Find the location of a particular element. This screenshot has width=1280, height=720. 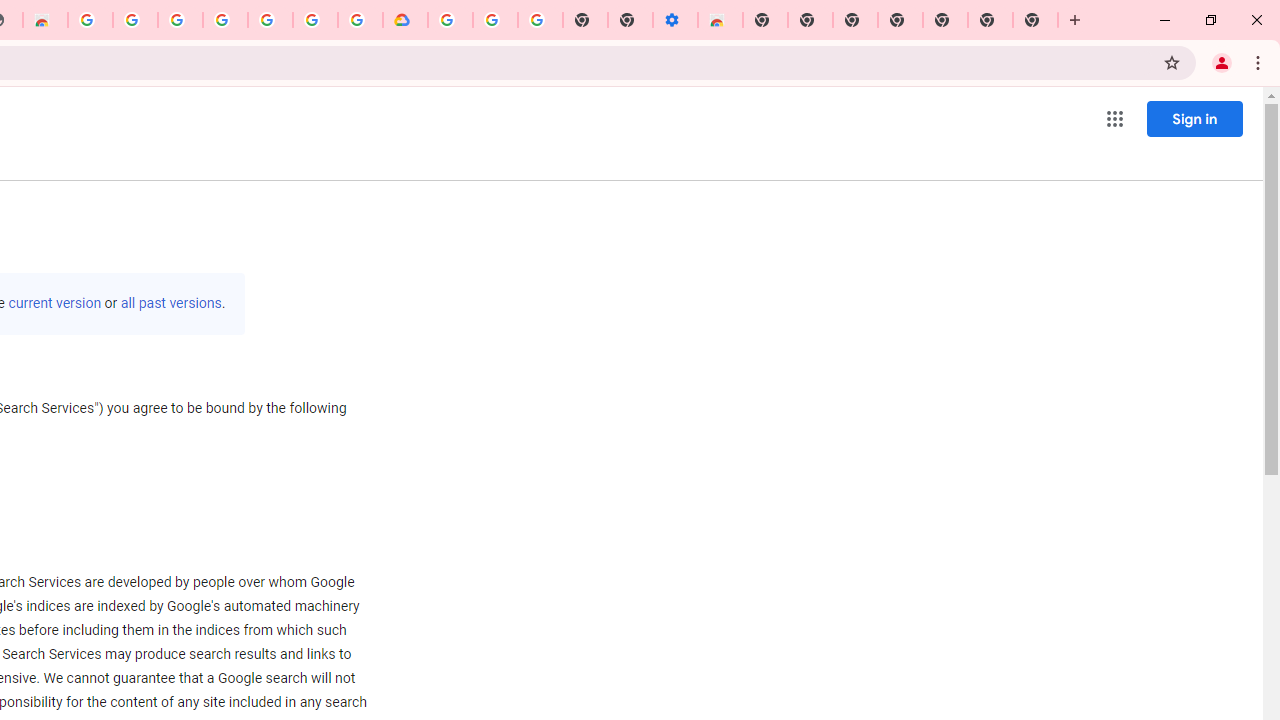

'Ad Settings' is located at coordinates (134, 20).